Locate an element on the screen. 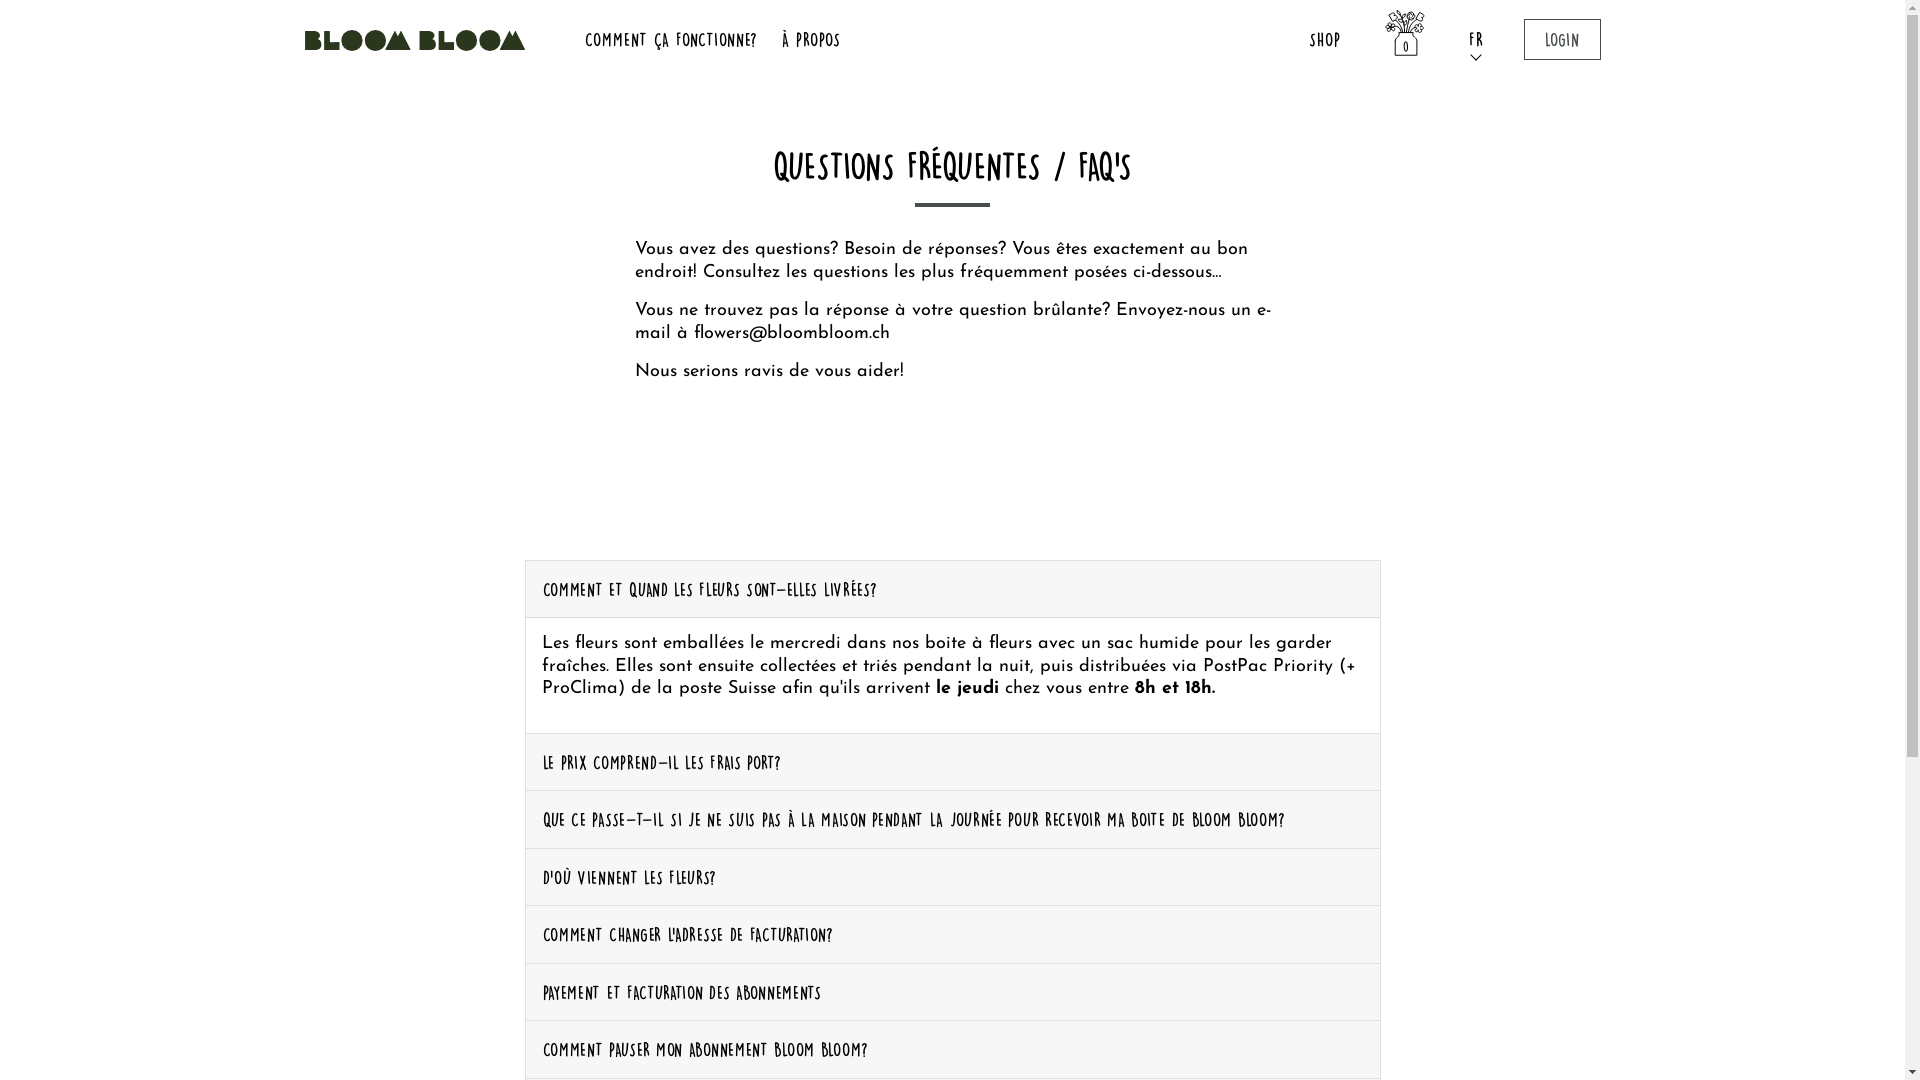 This screenshot has height=1080, width=1920. 'SHOP' is located at coordinates (1300, 39).